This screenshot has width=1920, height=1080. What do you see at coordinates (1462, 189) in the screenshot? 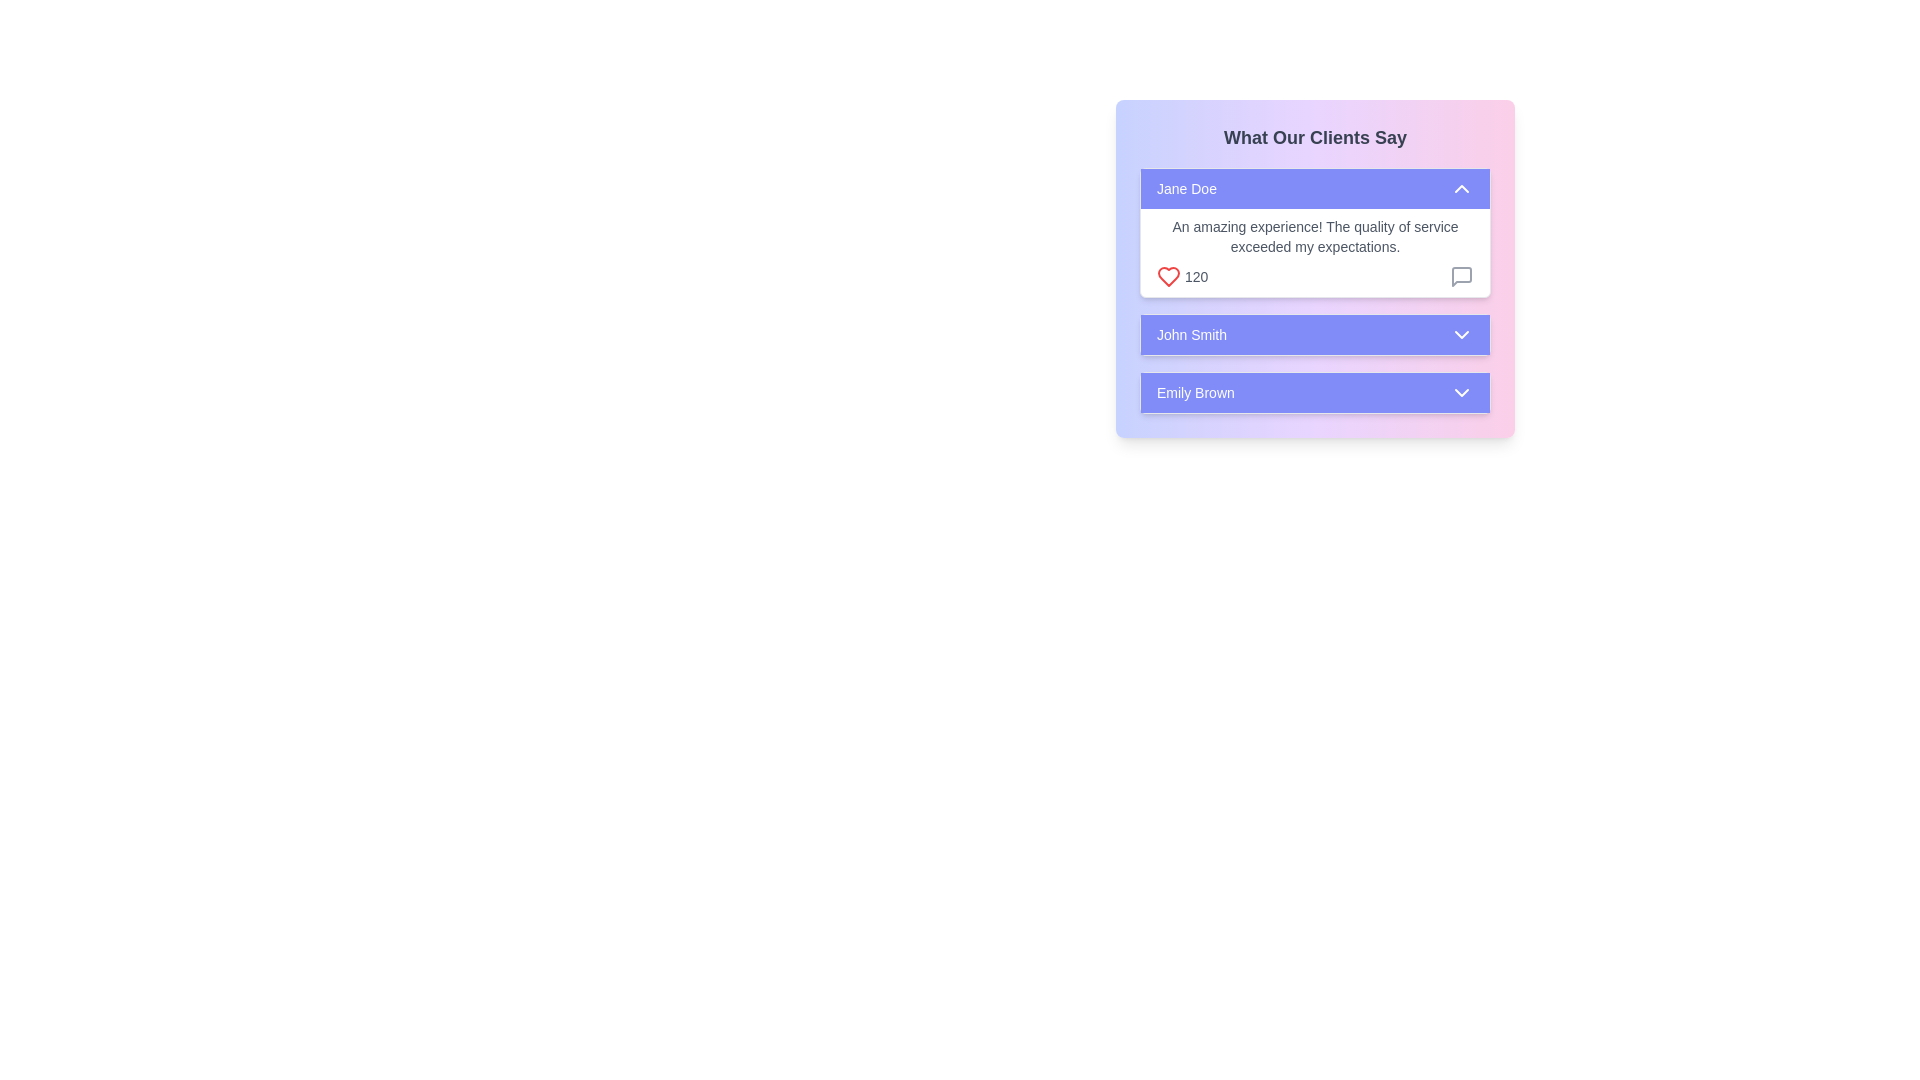
I see `the upward-pointing chevron icon button located to the right of 'Jane Doe' in the 'What Our Clients Say' panel to interact via keyboard` at bounding box center [1462, 189].